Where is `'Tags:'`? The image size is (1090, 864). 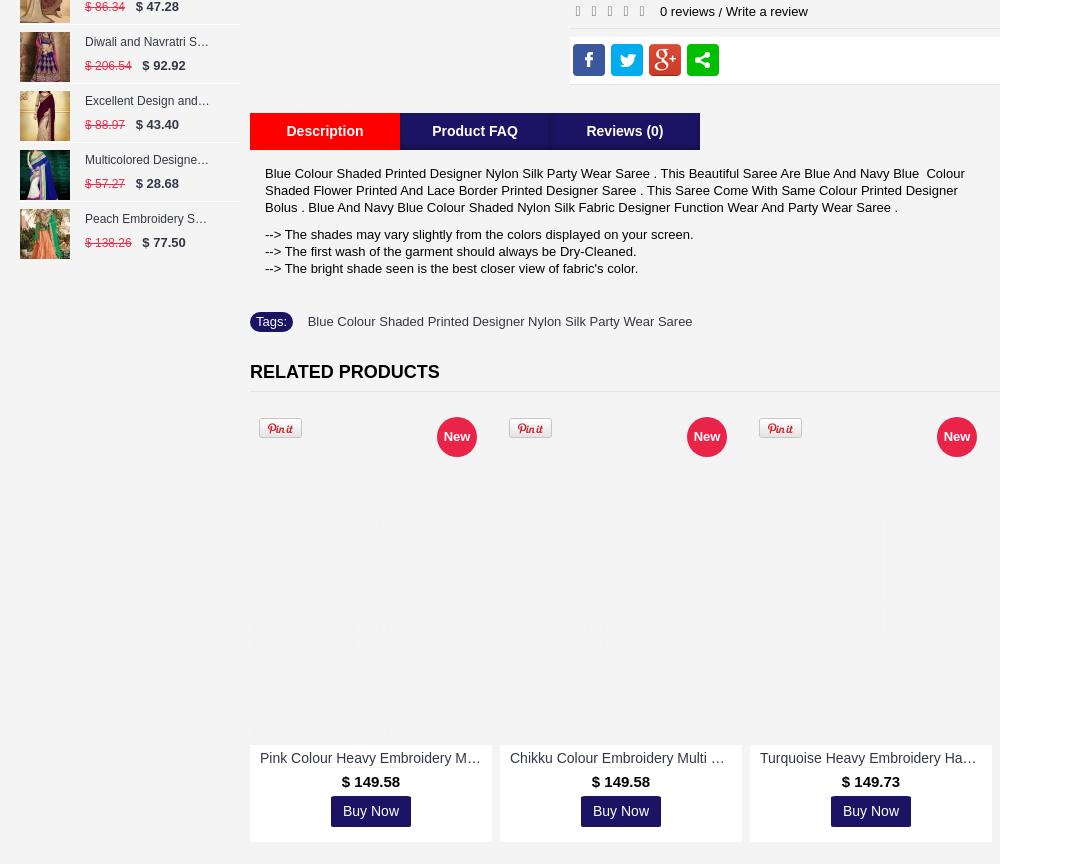 'Tags:' is located at coordinates (271, 321).